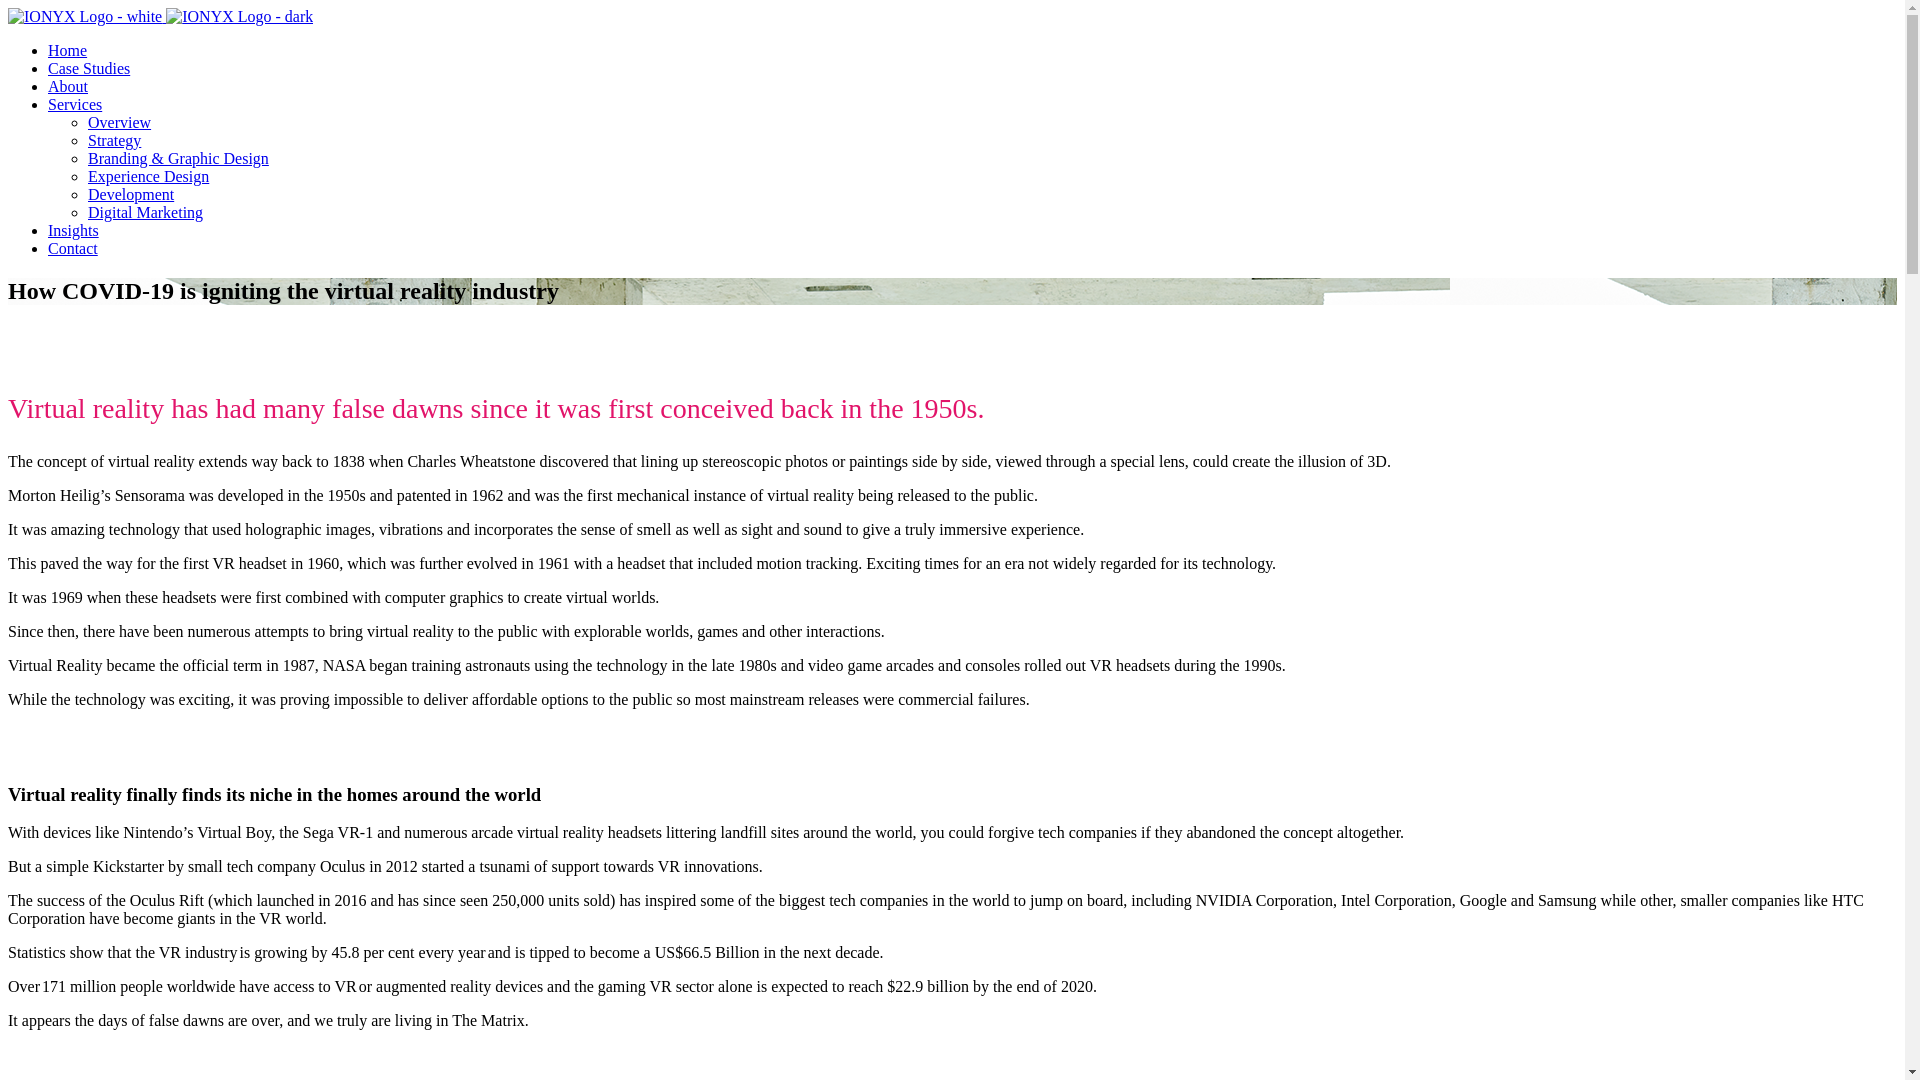  What do you see at coordinates (88, 67) in the screenshot?
I see `'Case Studies'` at bounding box center [88, 67].